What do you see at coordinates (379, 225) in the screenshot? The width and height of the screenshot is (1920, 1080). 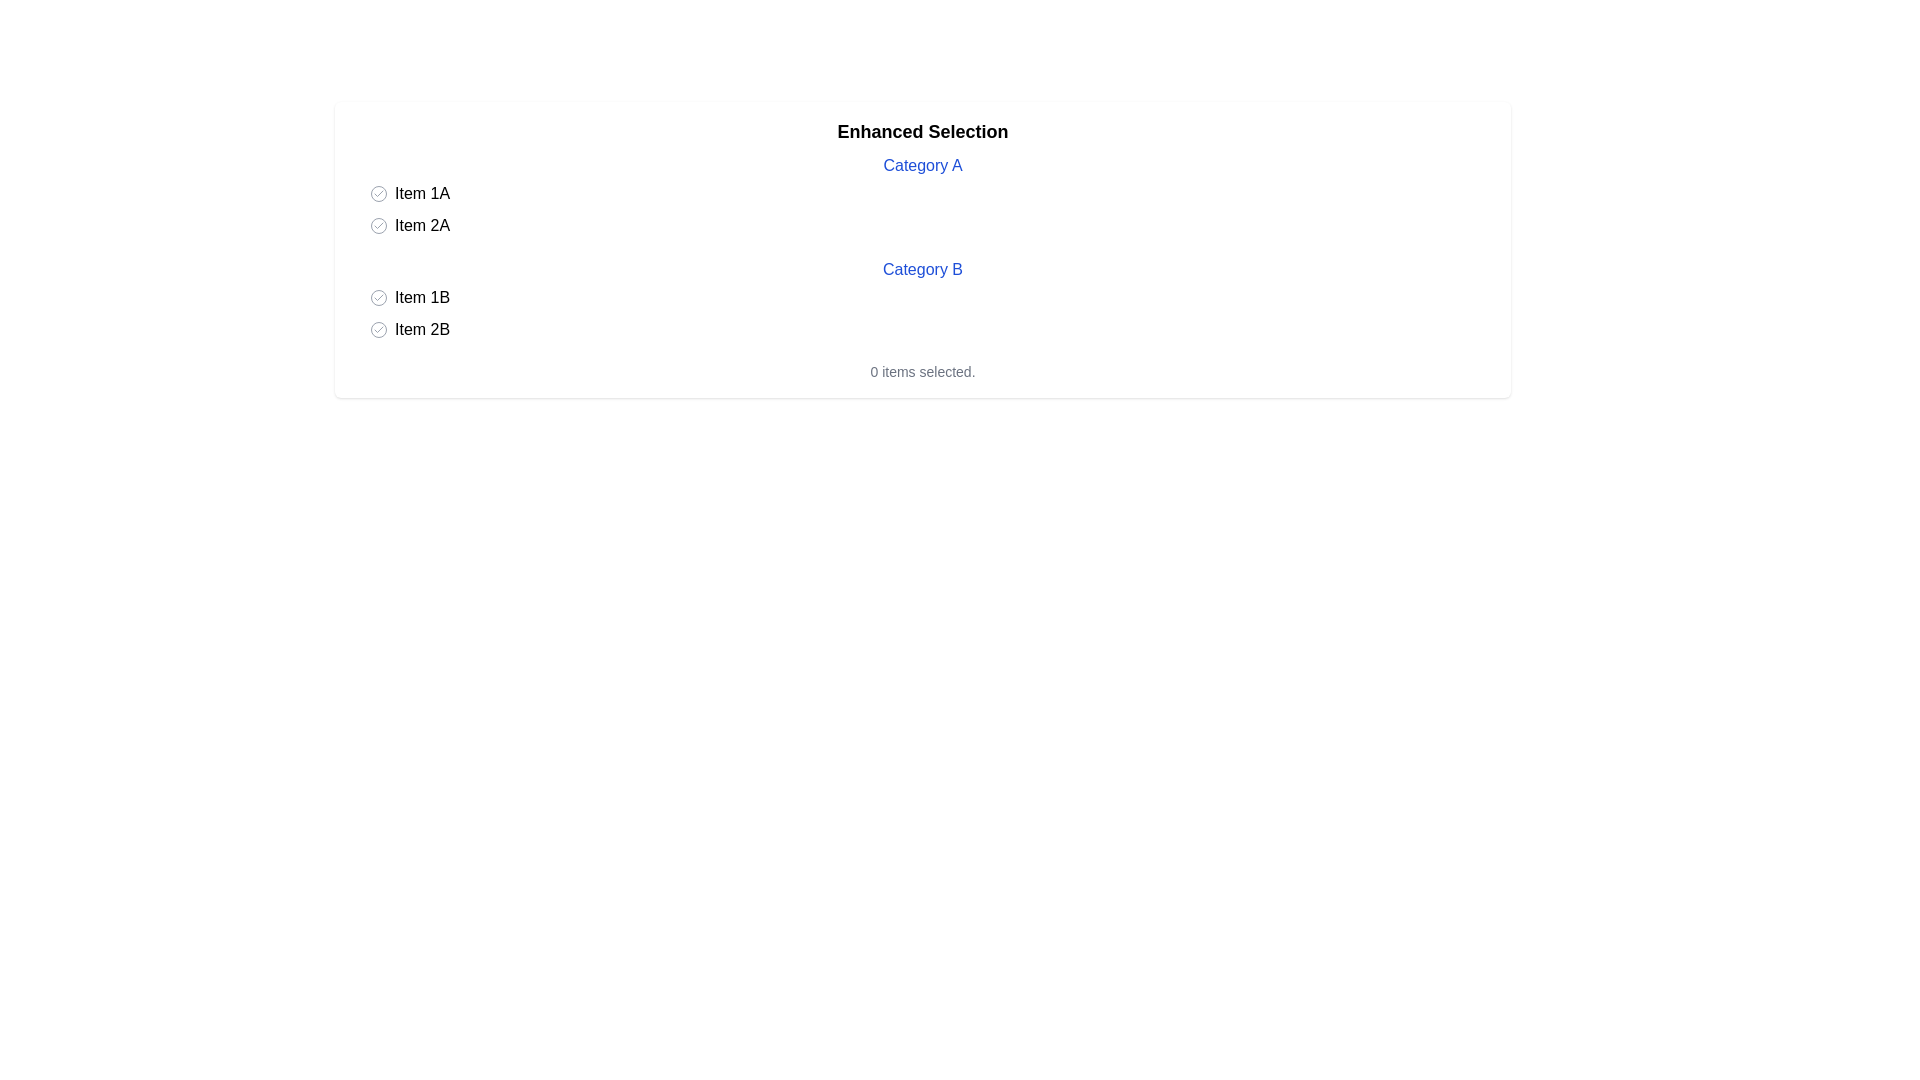 I see `the check icon within the circular checkbox for 'Item 2A'` at bounding box center [379, 225].